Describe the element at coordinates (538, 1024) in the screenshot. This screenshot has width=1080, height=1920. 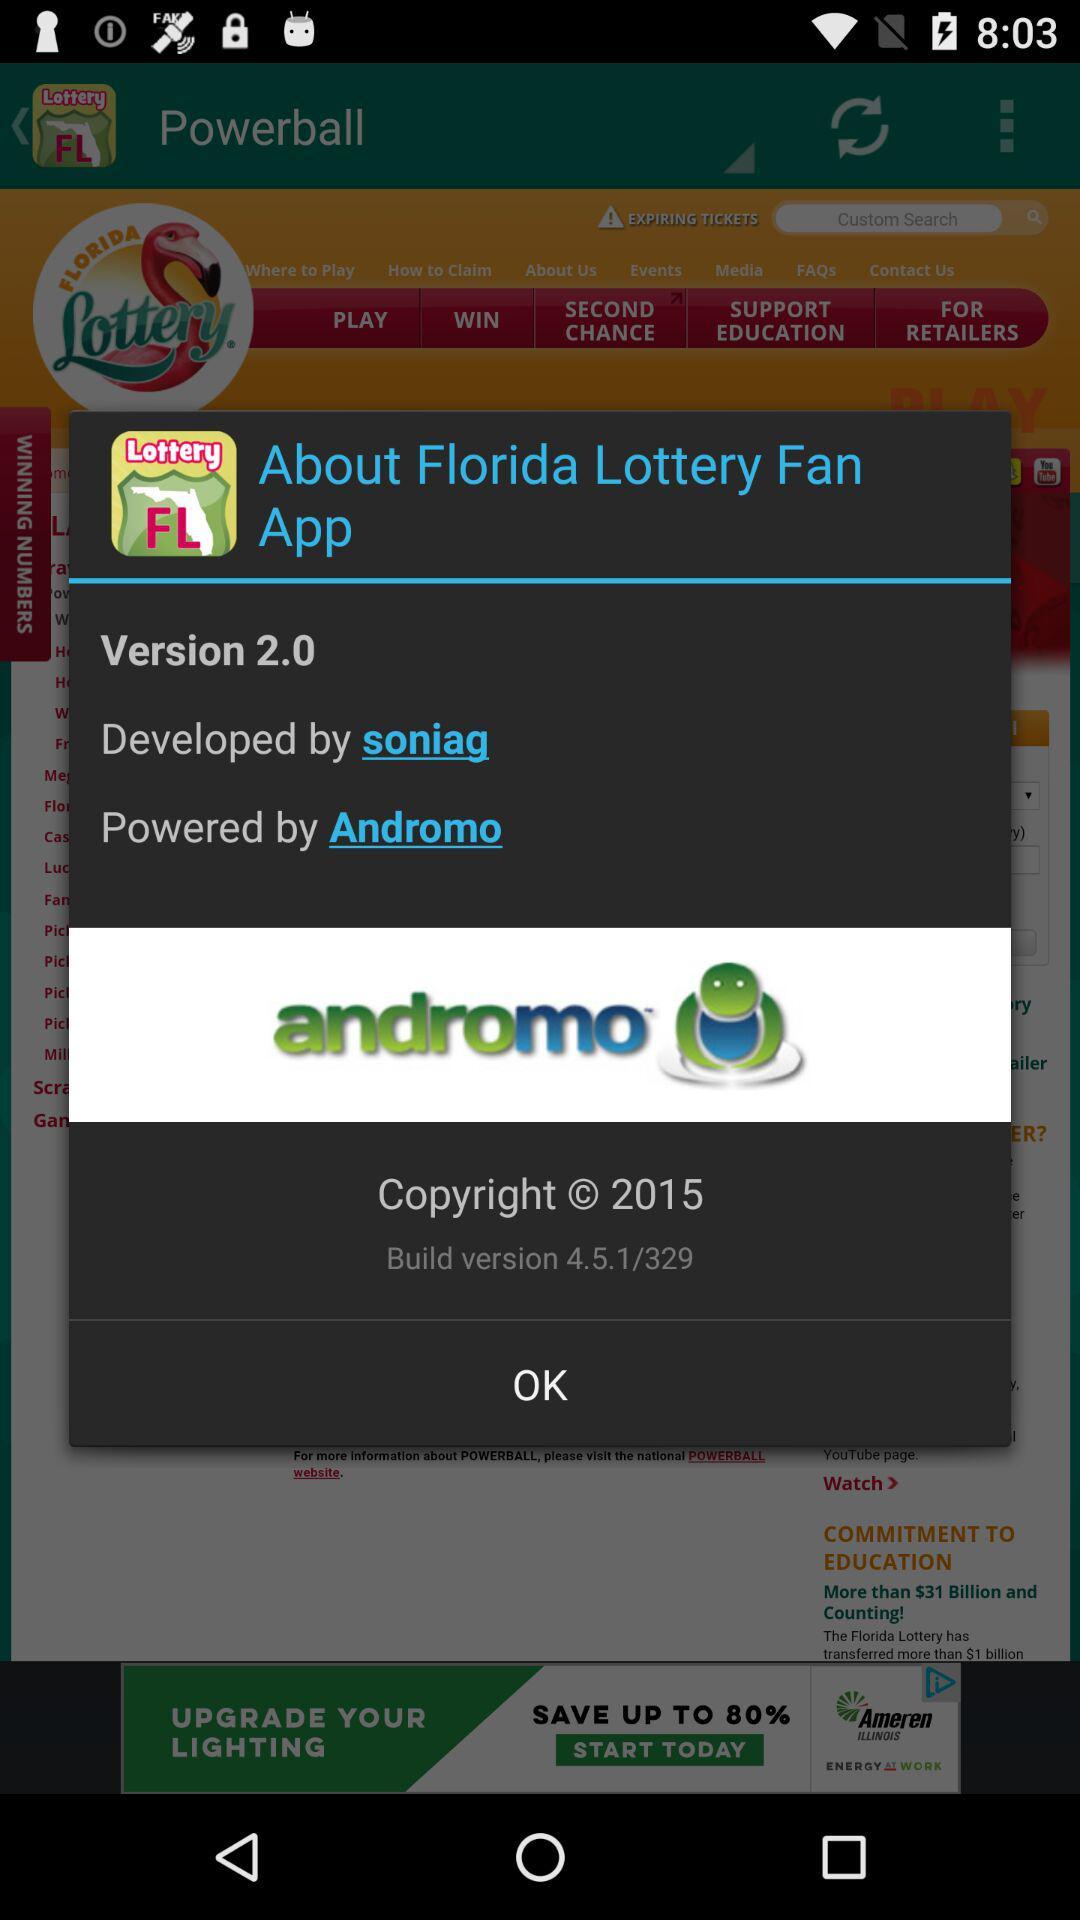
I see `open page` at that location.